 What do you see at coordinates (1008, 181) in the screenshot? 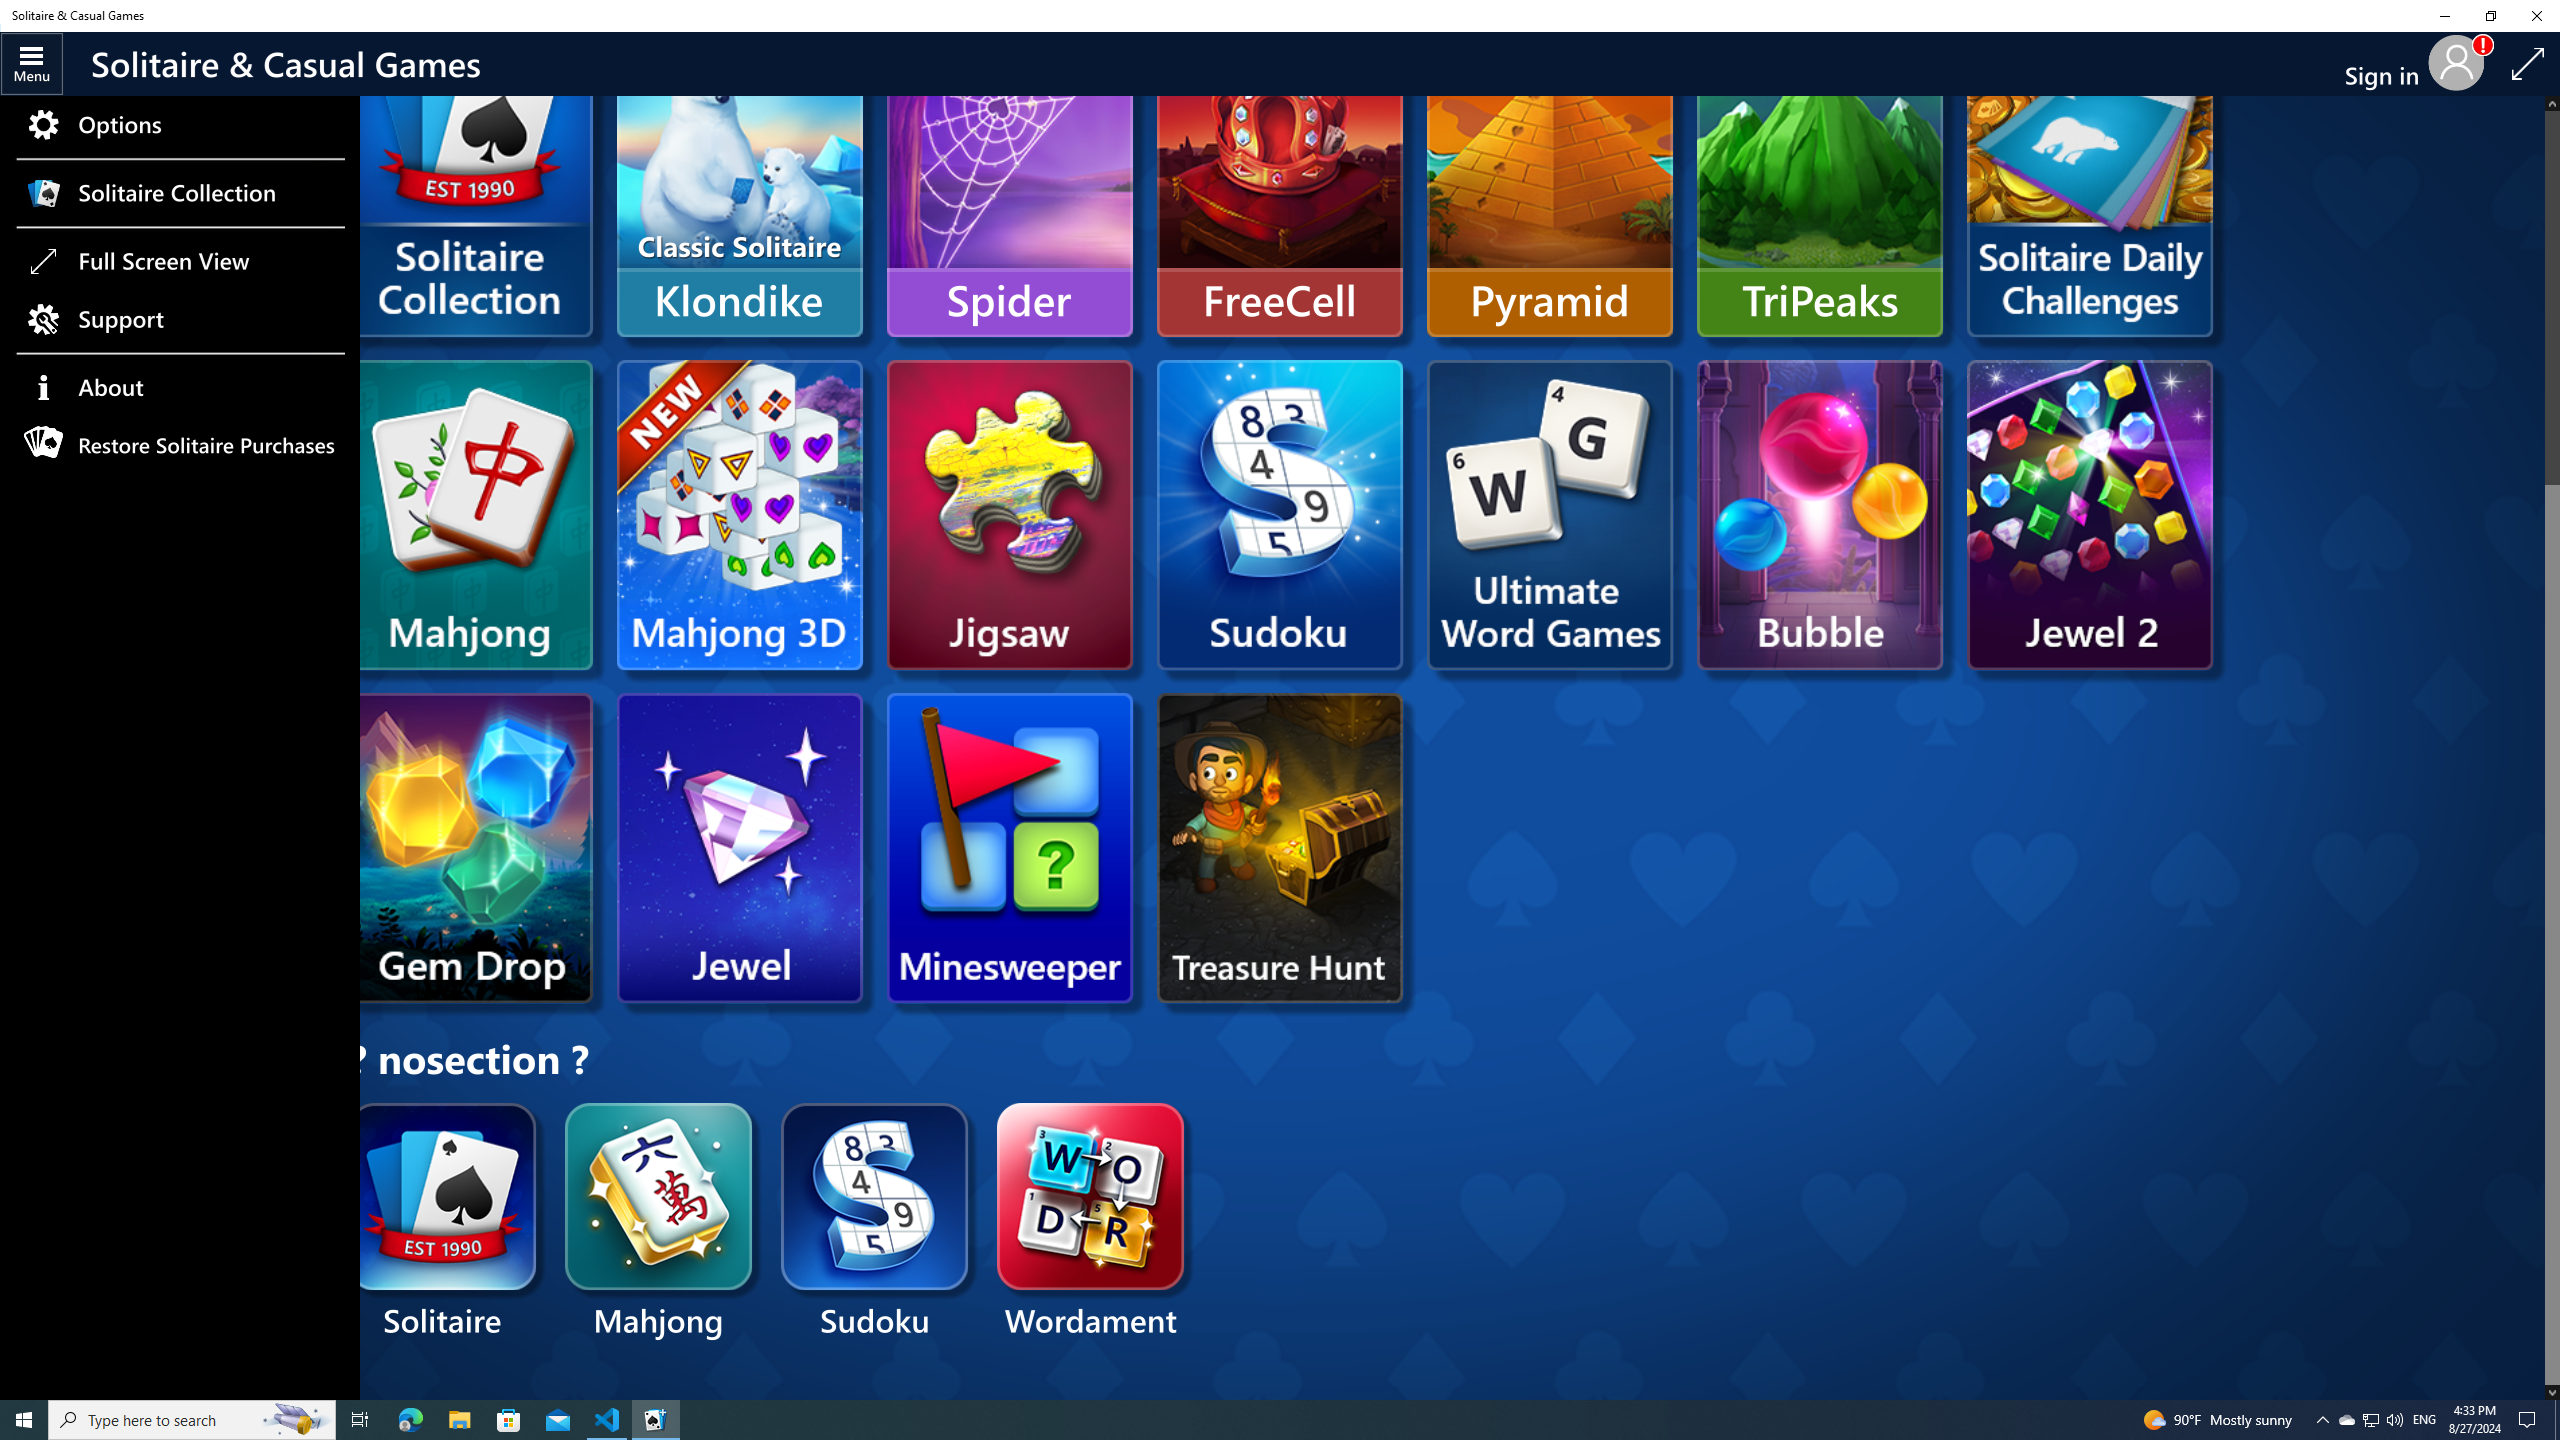
I see `'Spider'` at bounding box center [1008, 181].